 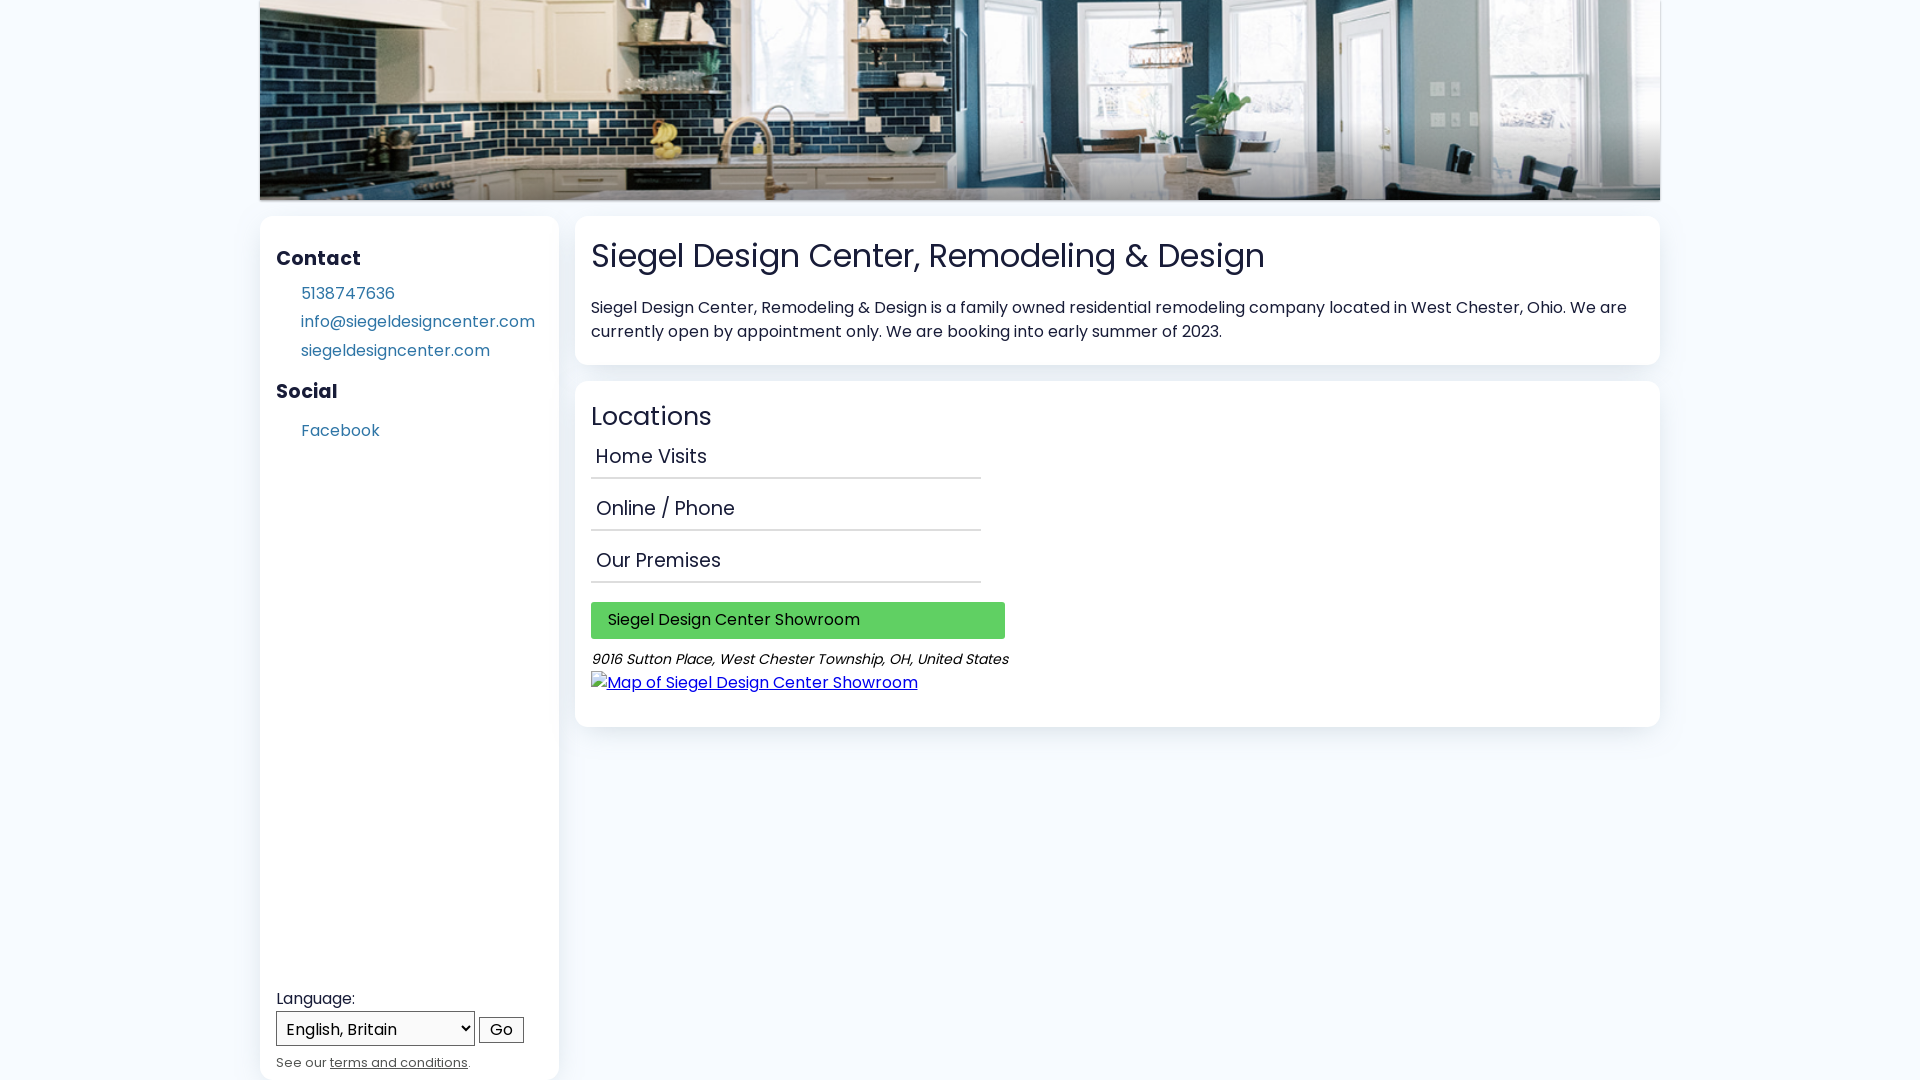 What do you see at coordinates (340, 429) in the screenshot?
I see `'Facebook'` at bounding box center [340, 429].